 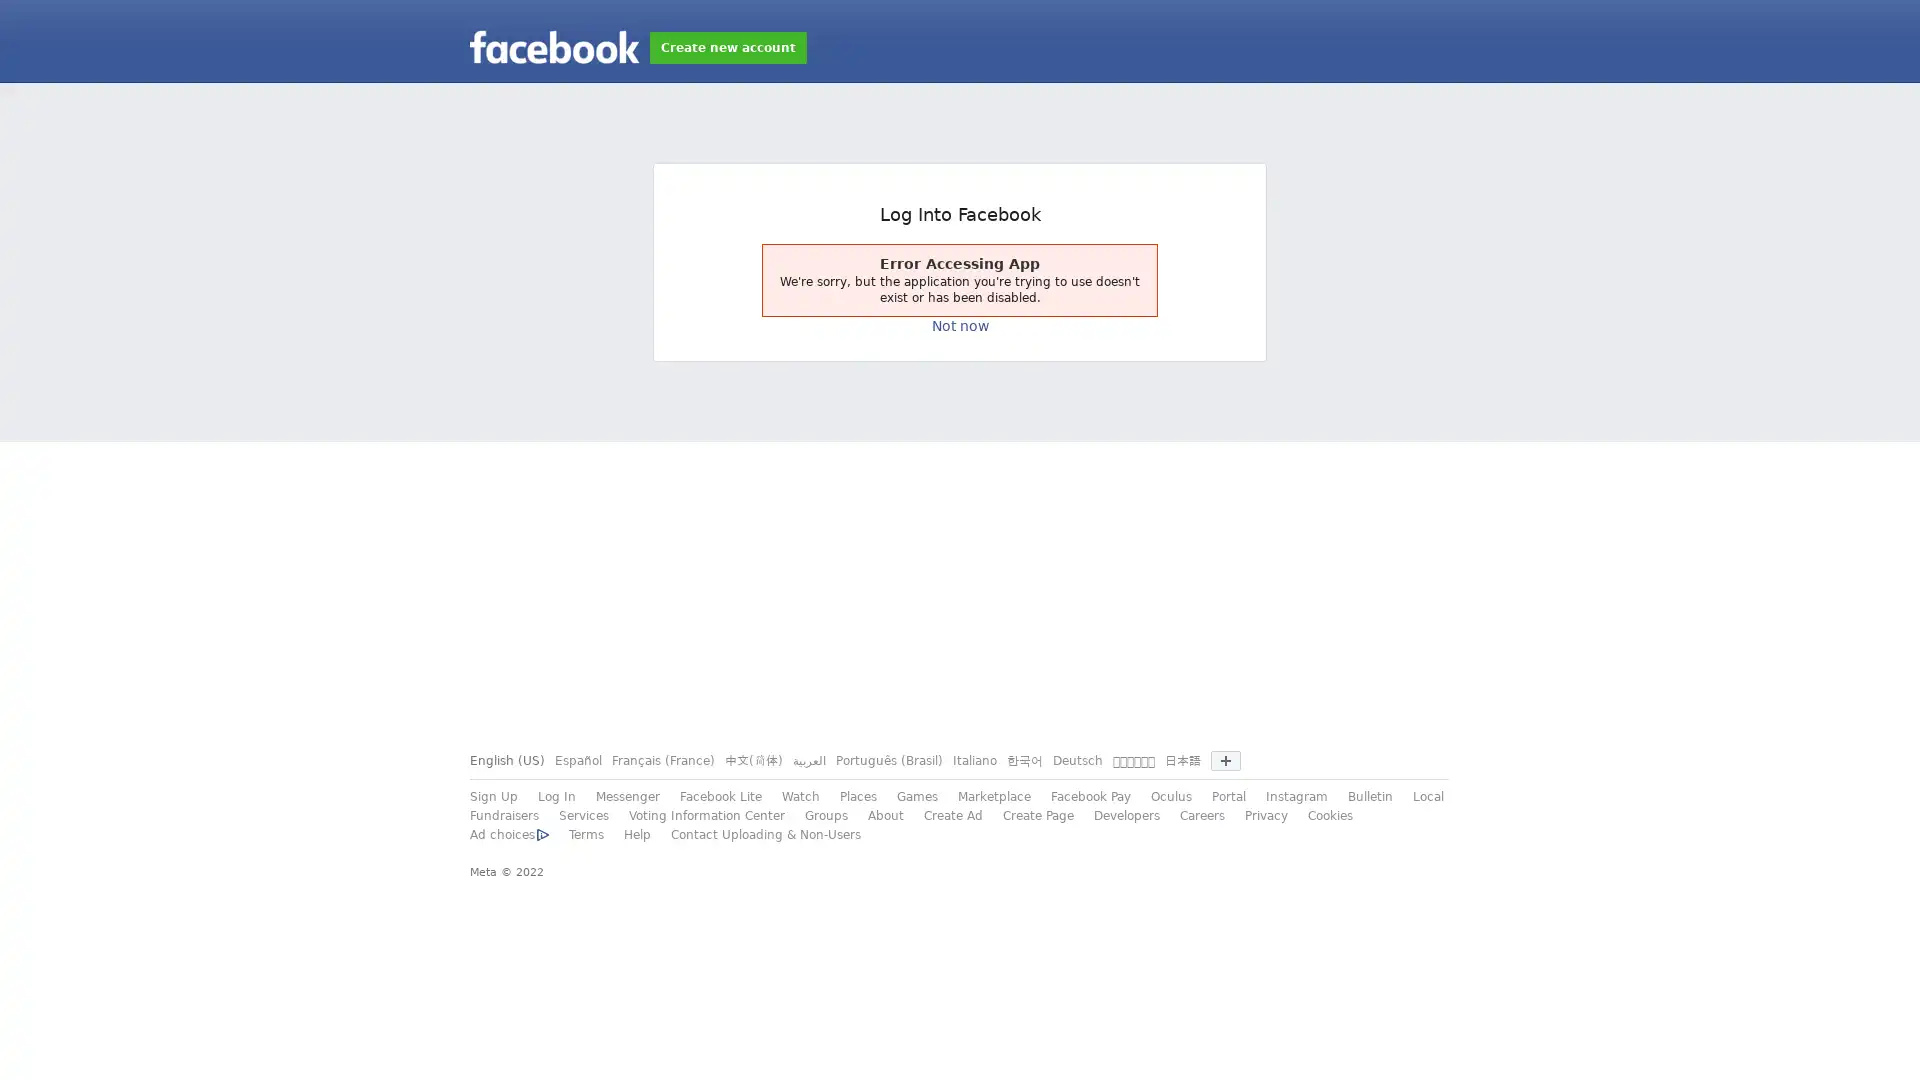 What do you see at coordinates (727, 46) in the screenshot?
I see `Create new account` at bounding box center [727, 46].